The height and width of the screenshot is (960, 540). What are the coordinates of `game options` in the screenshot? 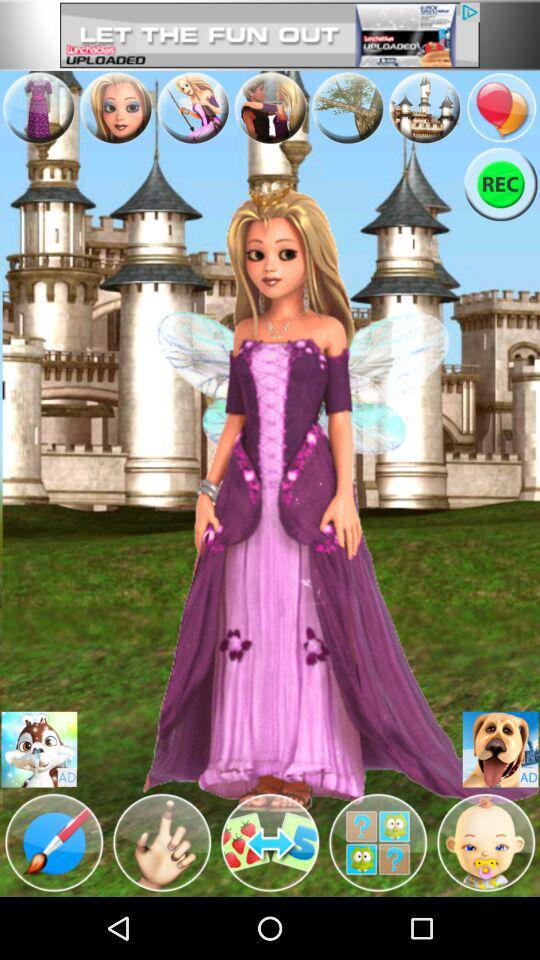 It's located at (161, 841).